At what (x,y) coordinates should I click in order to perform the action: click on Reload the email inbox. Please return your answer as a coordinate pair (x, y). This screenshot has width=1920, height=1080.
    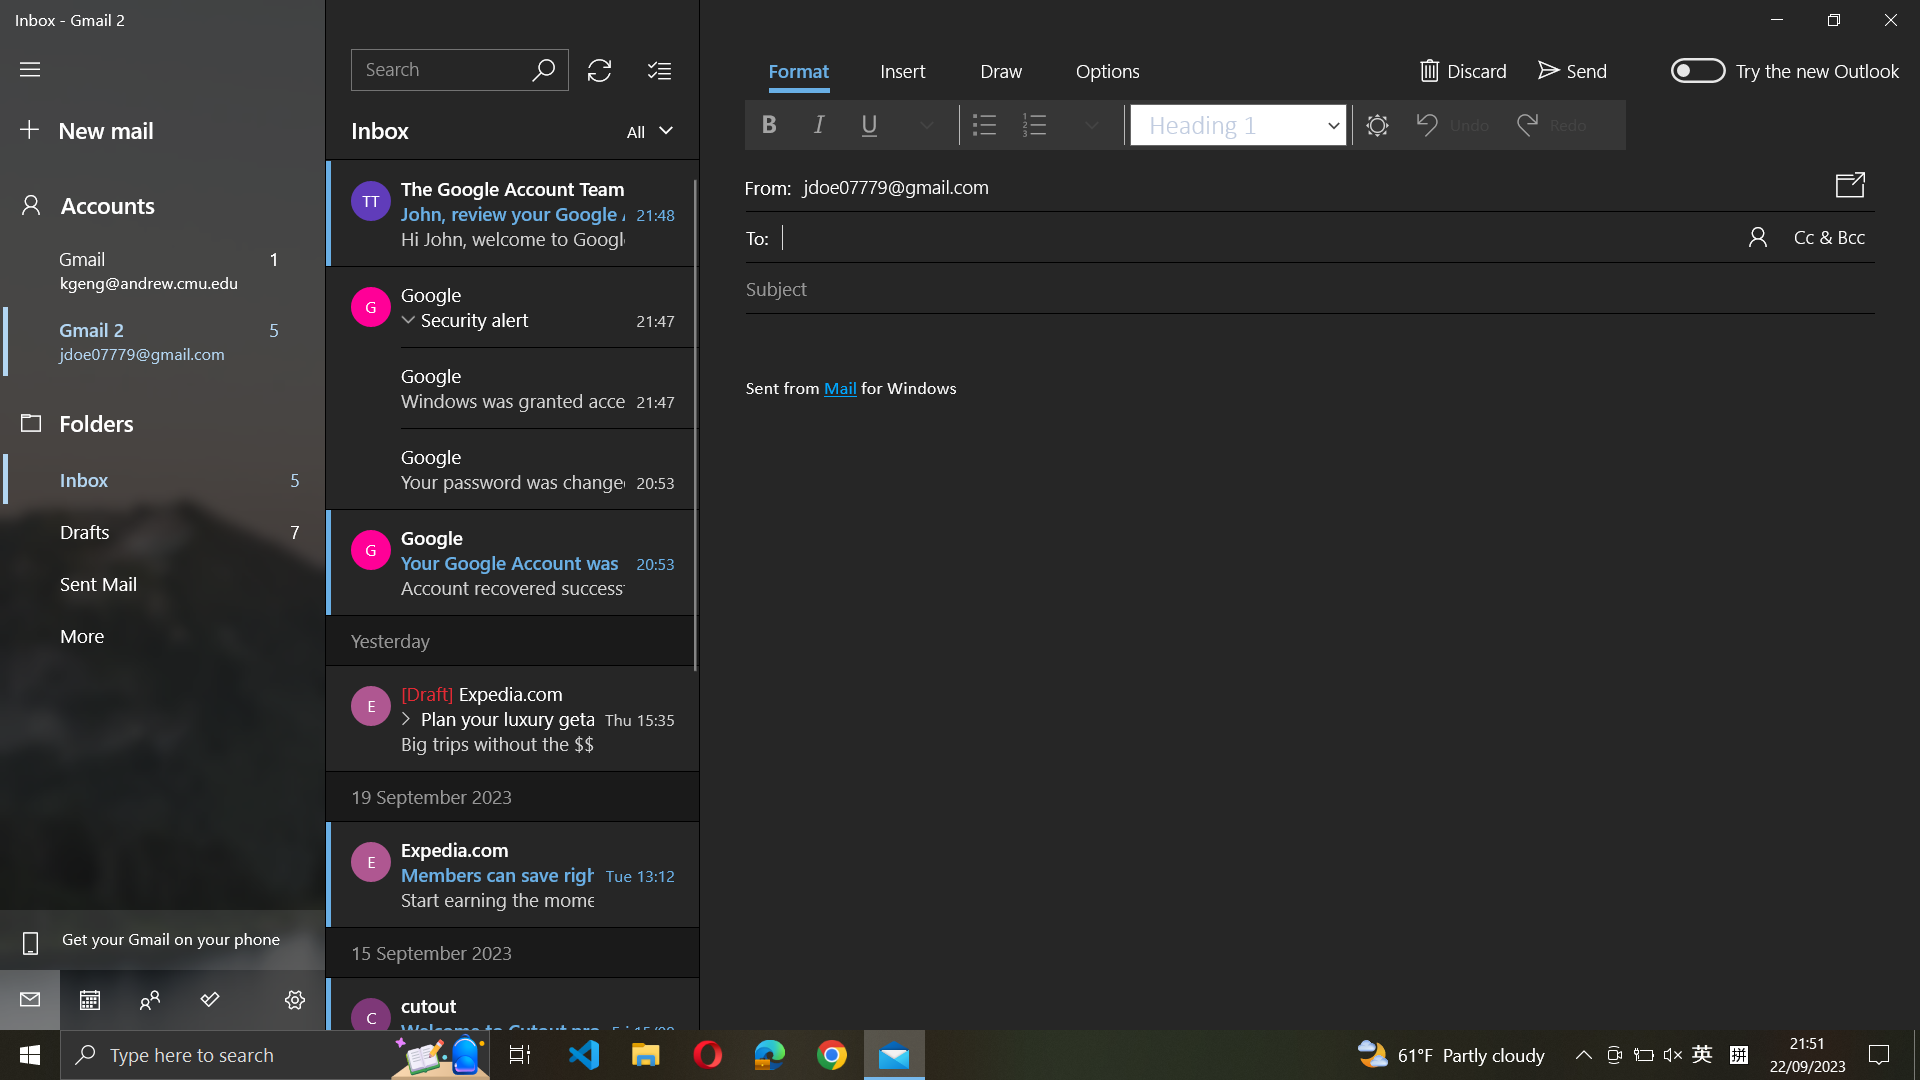
    Looking at the image, I should click on (598, 68).